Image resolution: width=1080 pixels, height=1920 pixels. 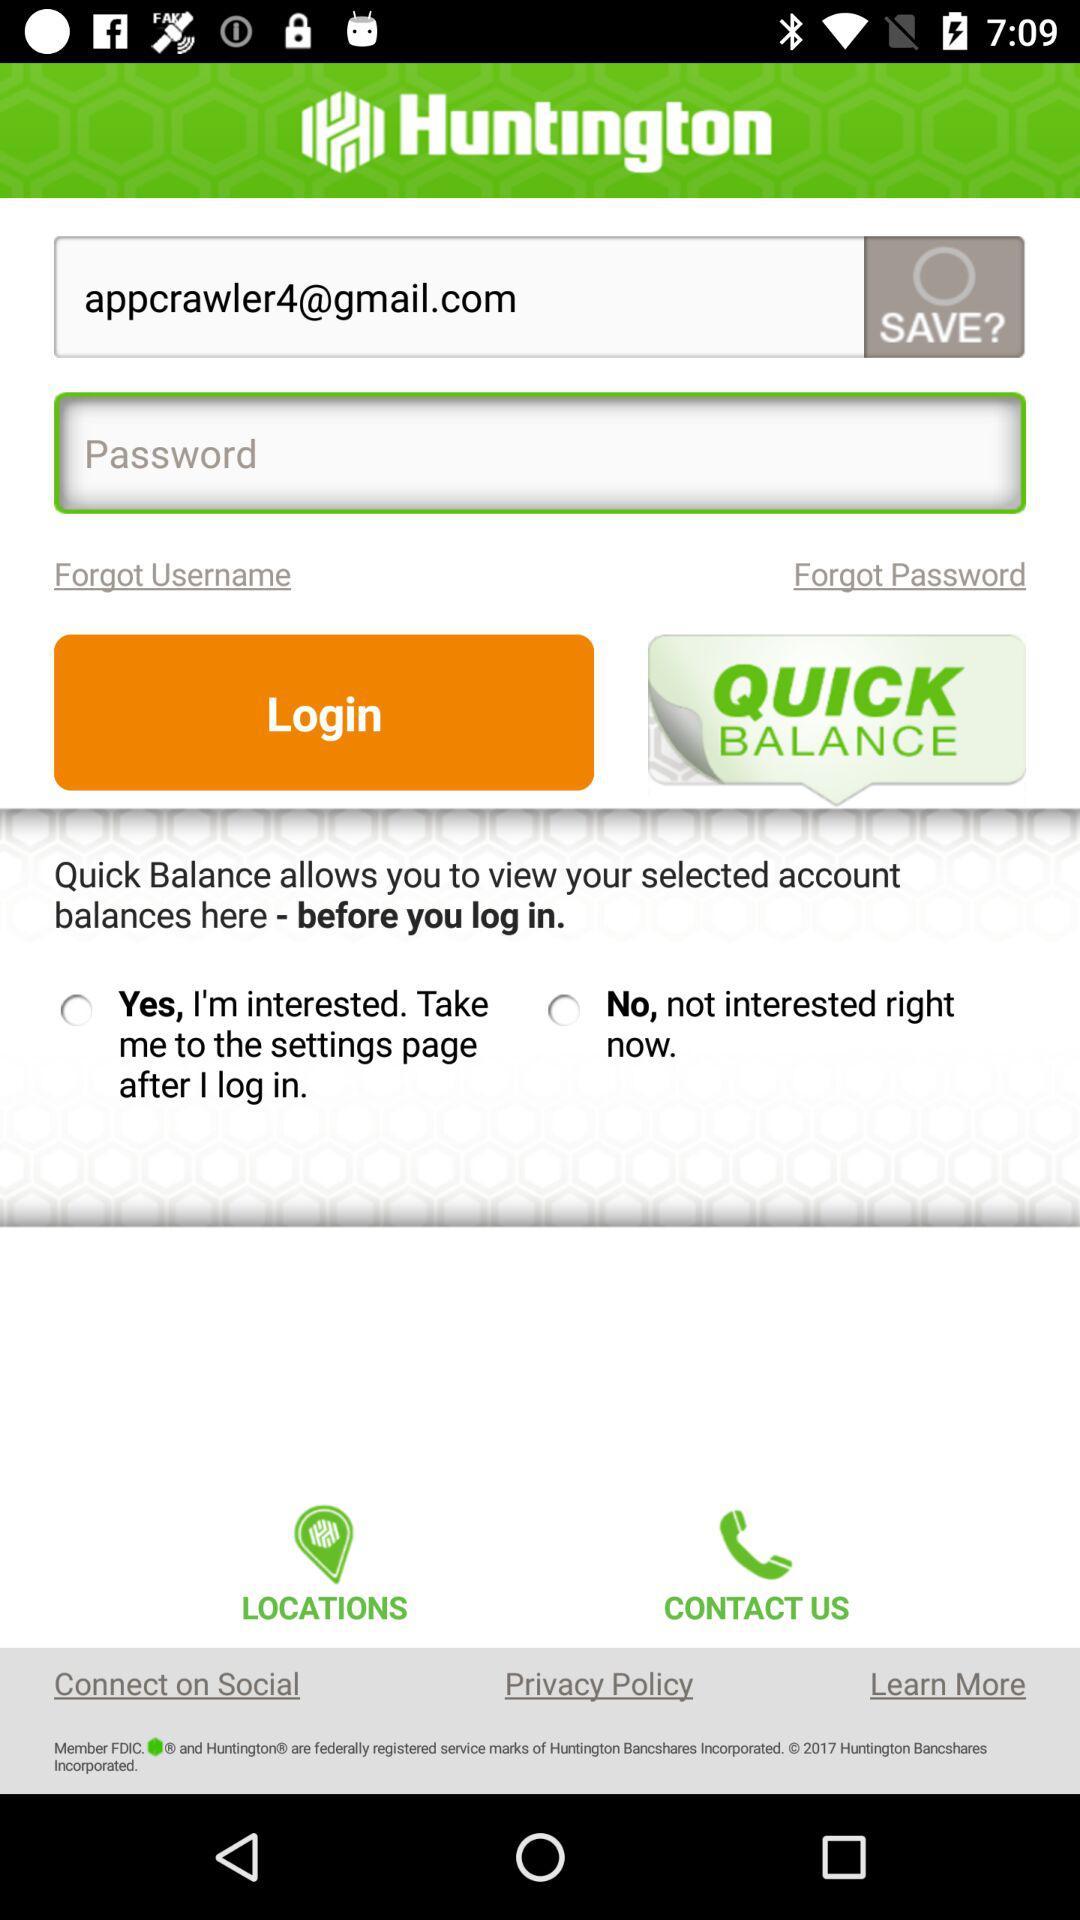 What do you see at coordinates (323, 712) in the screenshot?
I see `the item below the forgot username item` at bounding box center [323, 712].